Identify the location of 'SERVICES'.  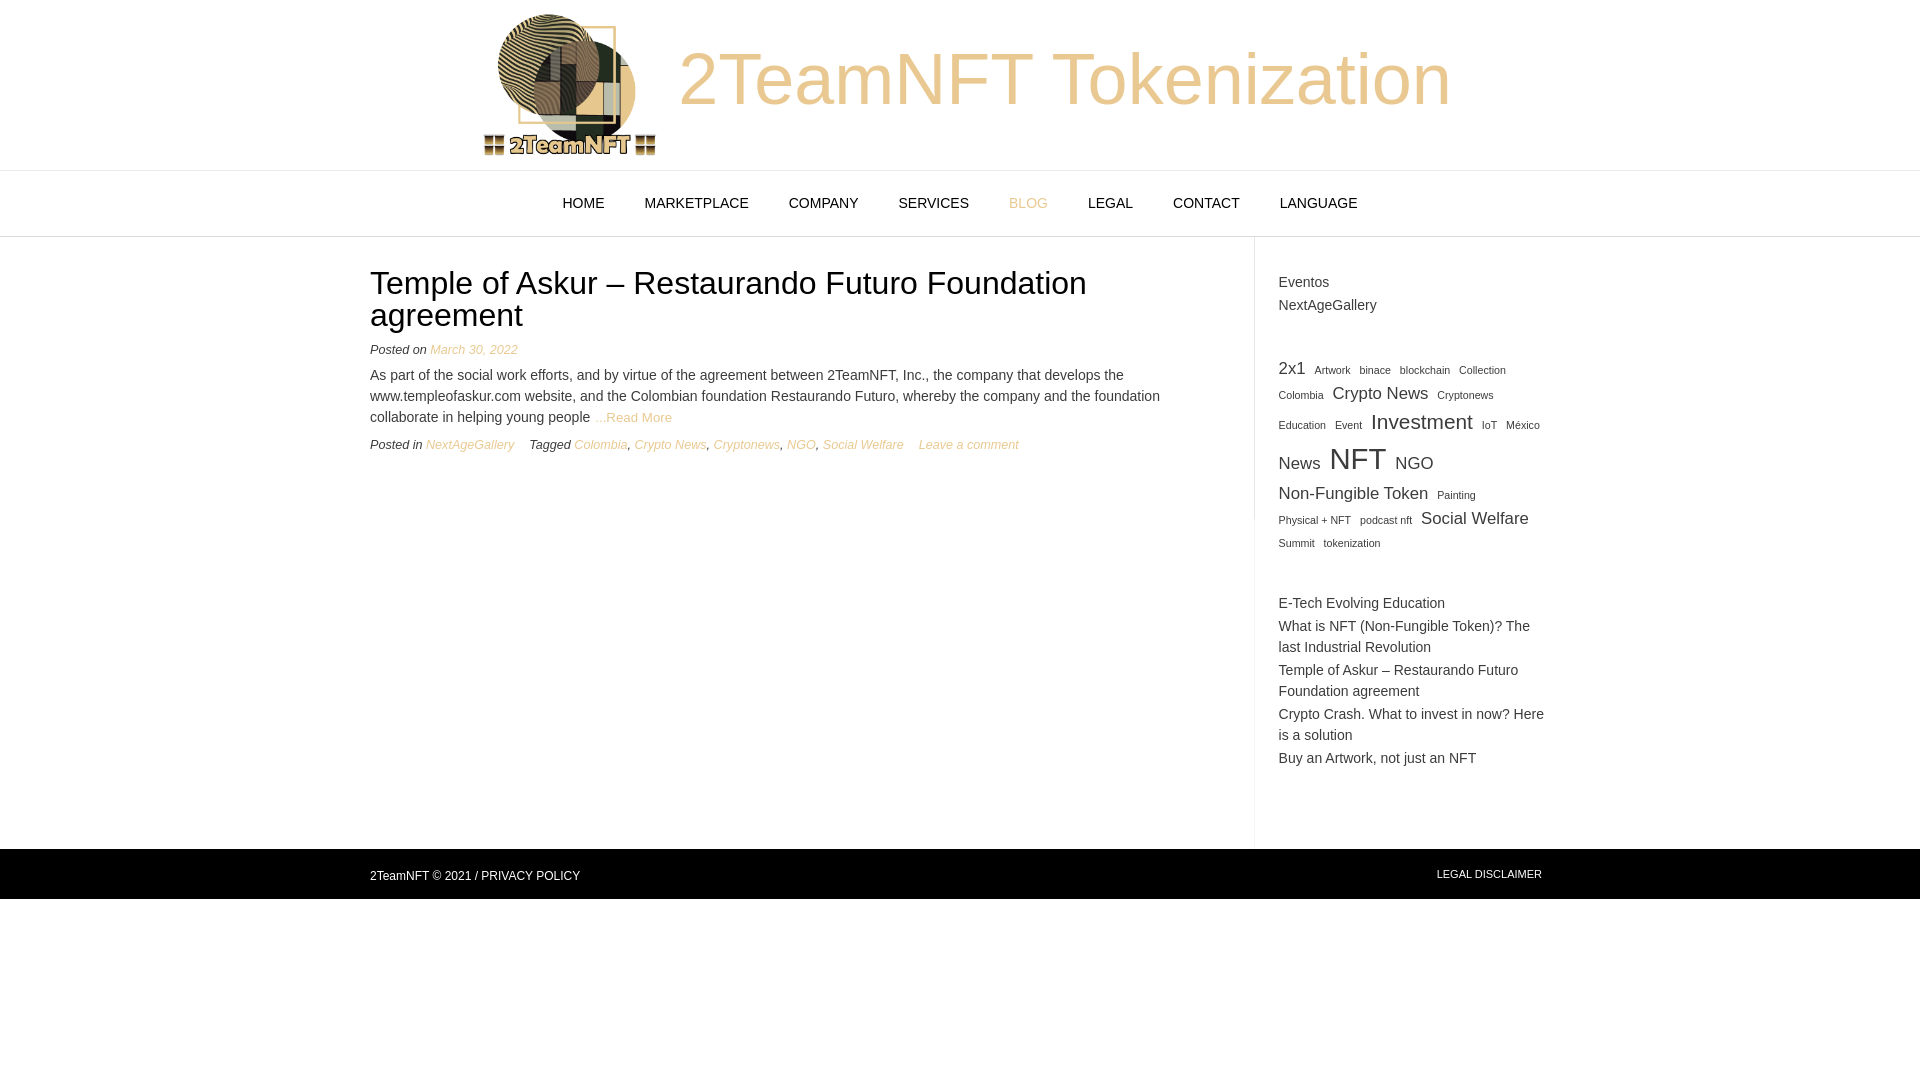
(932, 204).